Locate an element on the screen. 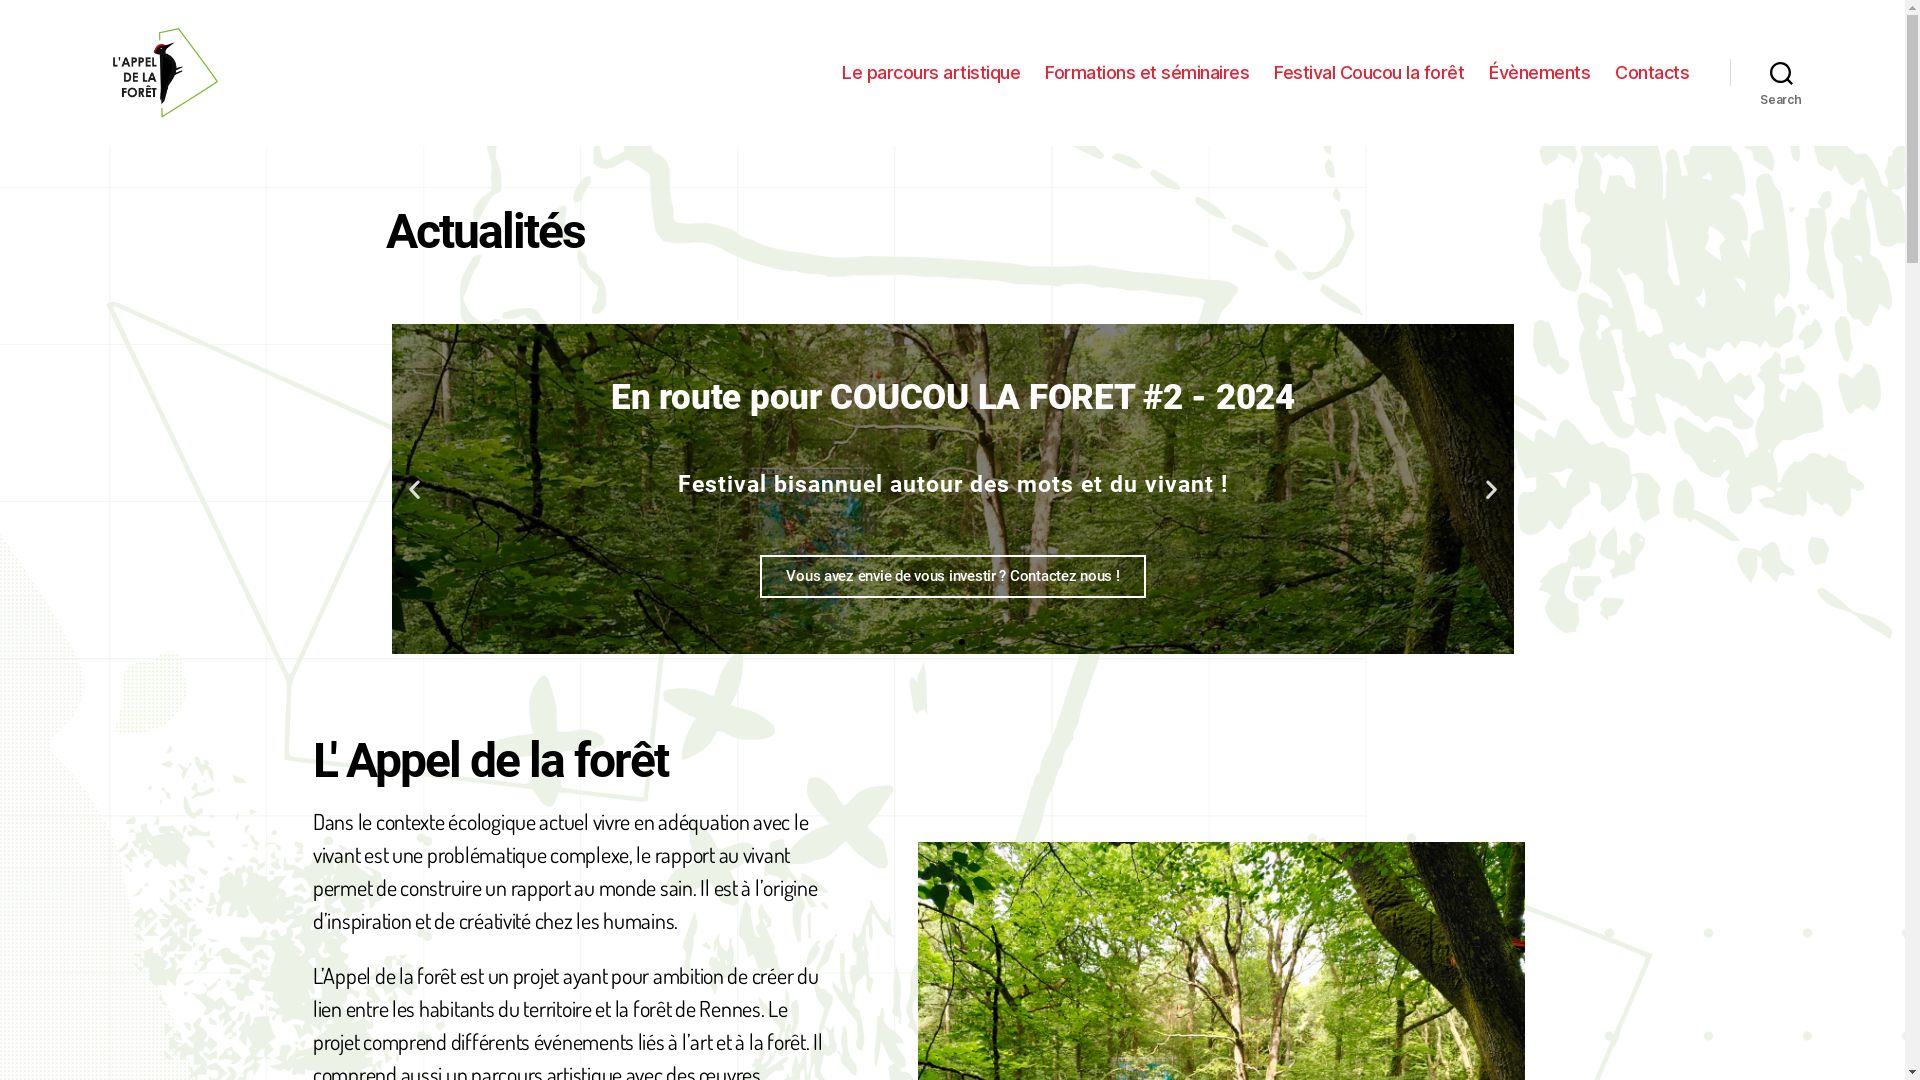 Image resolution: width=1920 pixels, height=1080 pixels. 'Search' is located at coordinates (1781, 72).